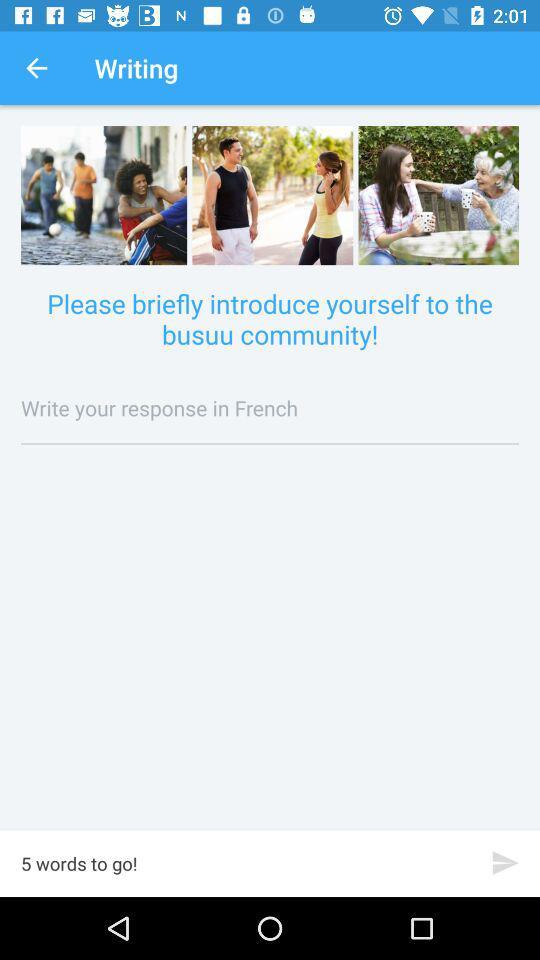 The height and width of the screenshot is (960, 540). Describe the element at coordinates (504, 862) in the screenshot. I see `the send icon` at that location.